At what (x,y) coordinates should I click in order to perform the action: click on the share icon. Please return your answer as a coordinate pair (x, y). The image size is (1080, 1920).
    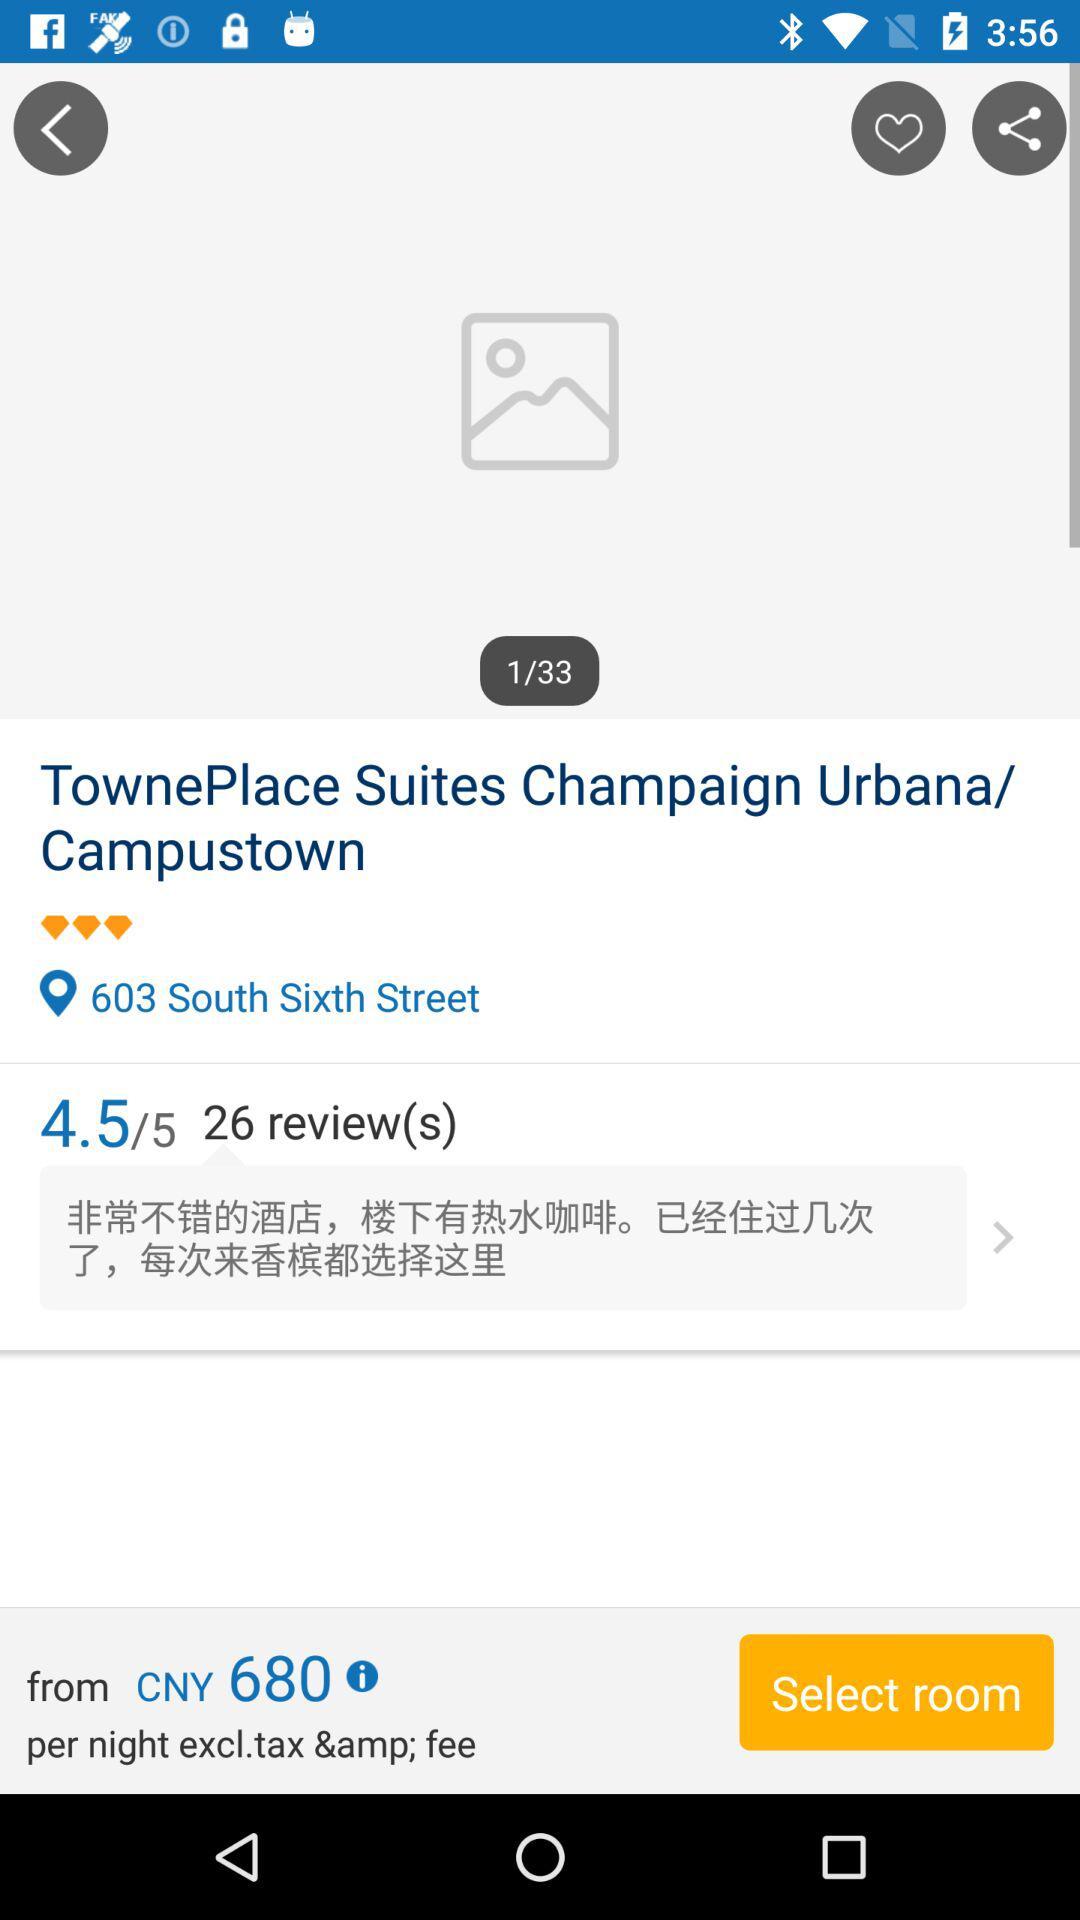
    Looking at the image, I should click on (1019, 127).